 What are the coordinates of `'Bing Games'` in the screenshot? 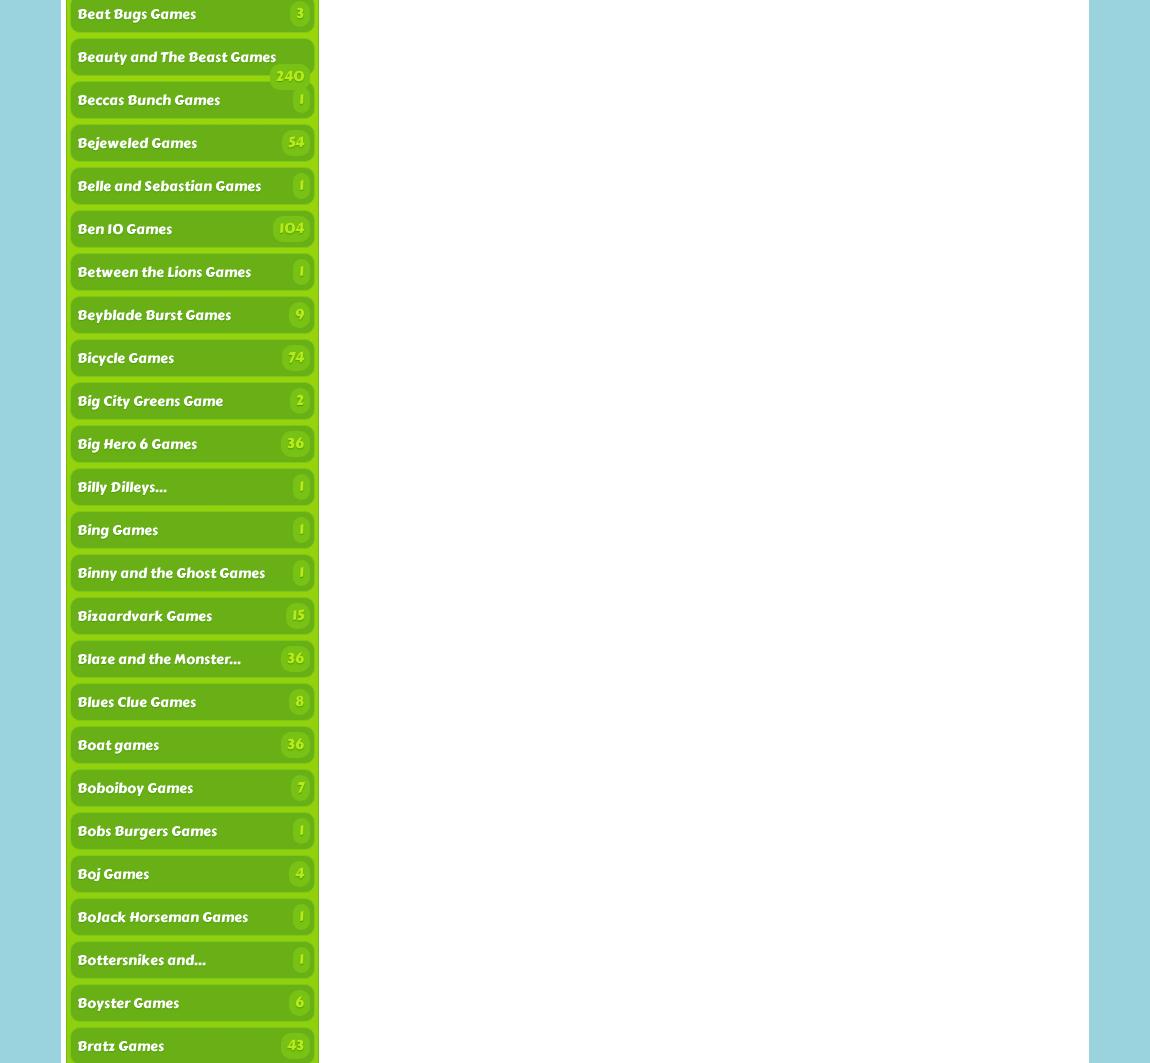 It's located at (116, 530).